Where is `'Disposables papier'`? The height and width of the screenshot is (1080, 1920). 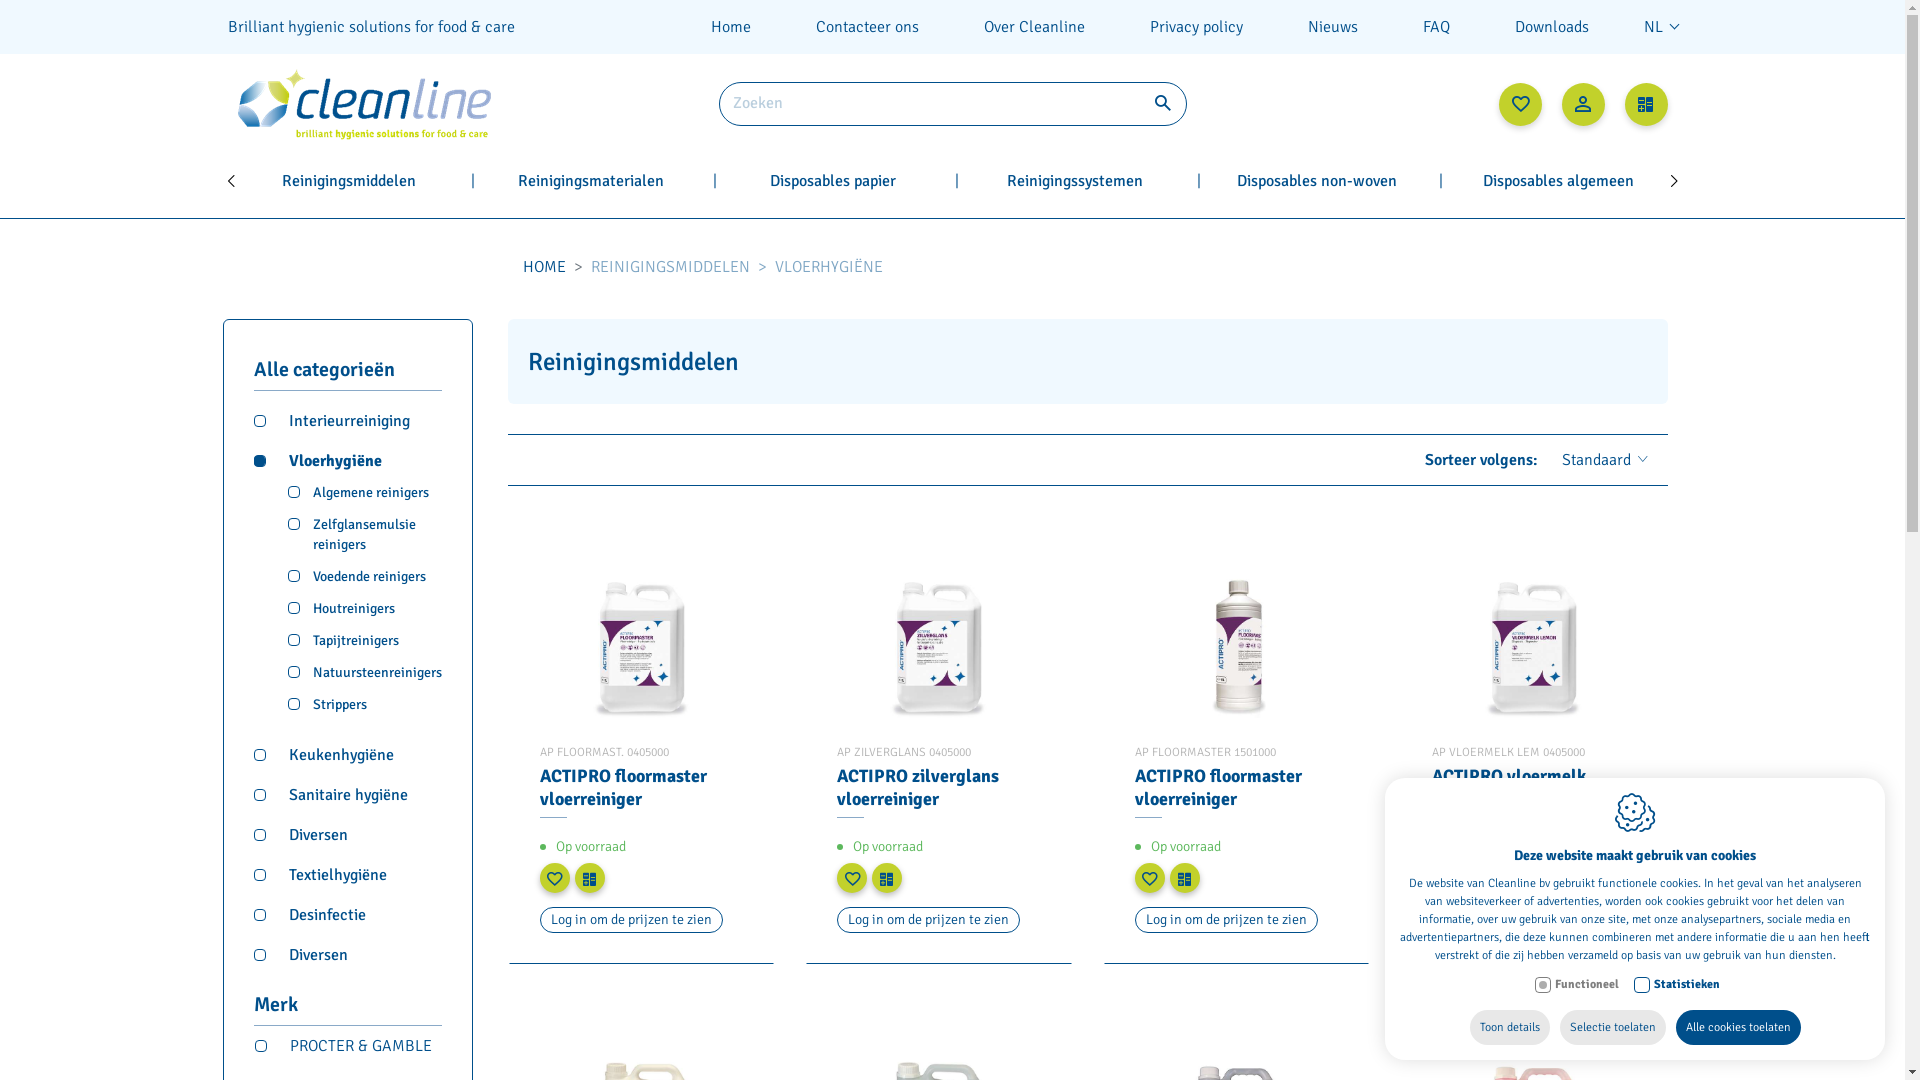
'Disposables papier' is located at coordinates (833, 181).